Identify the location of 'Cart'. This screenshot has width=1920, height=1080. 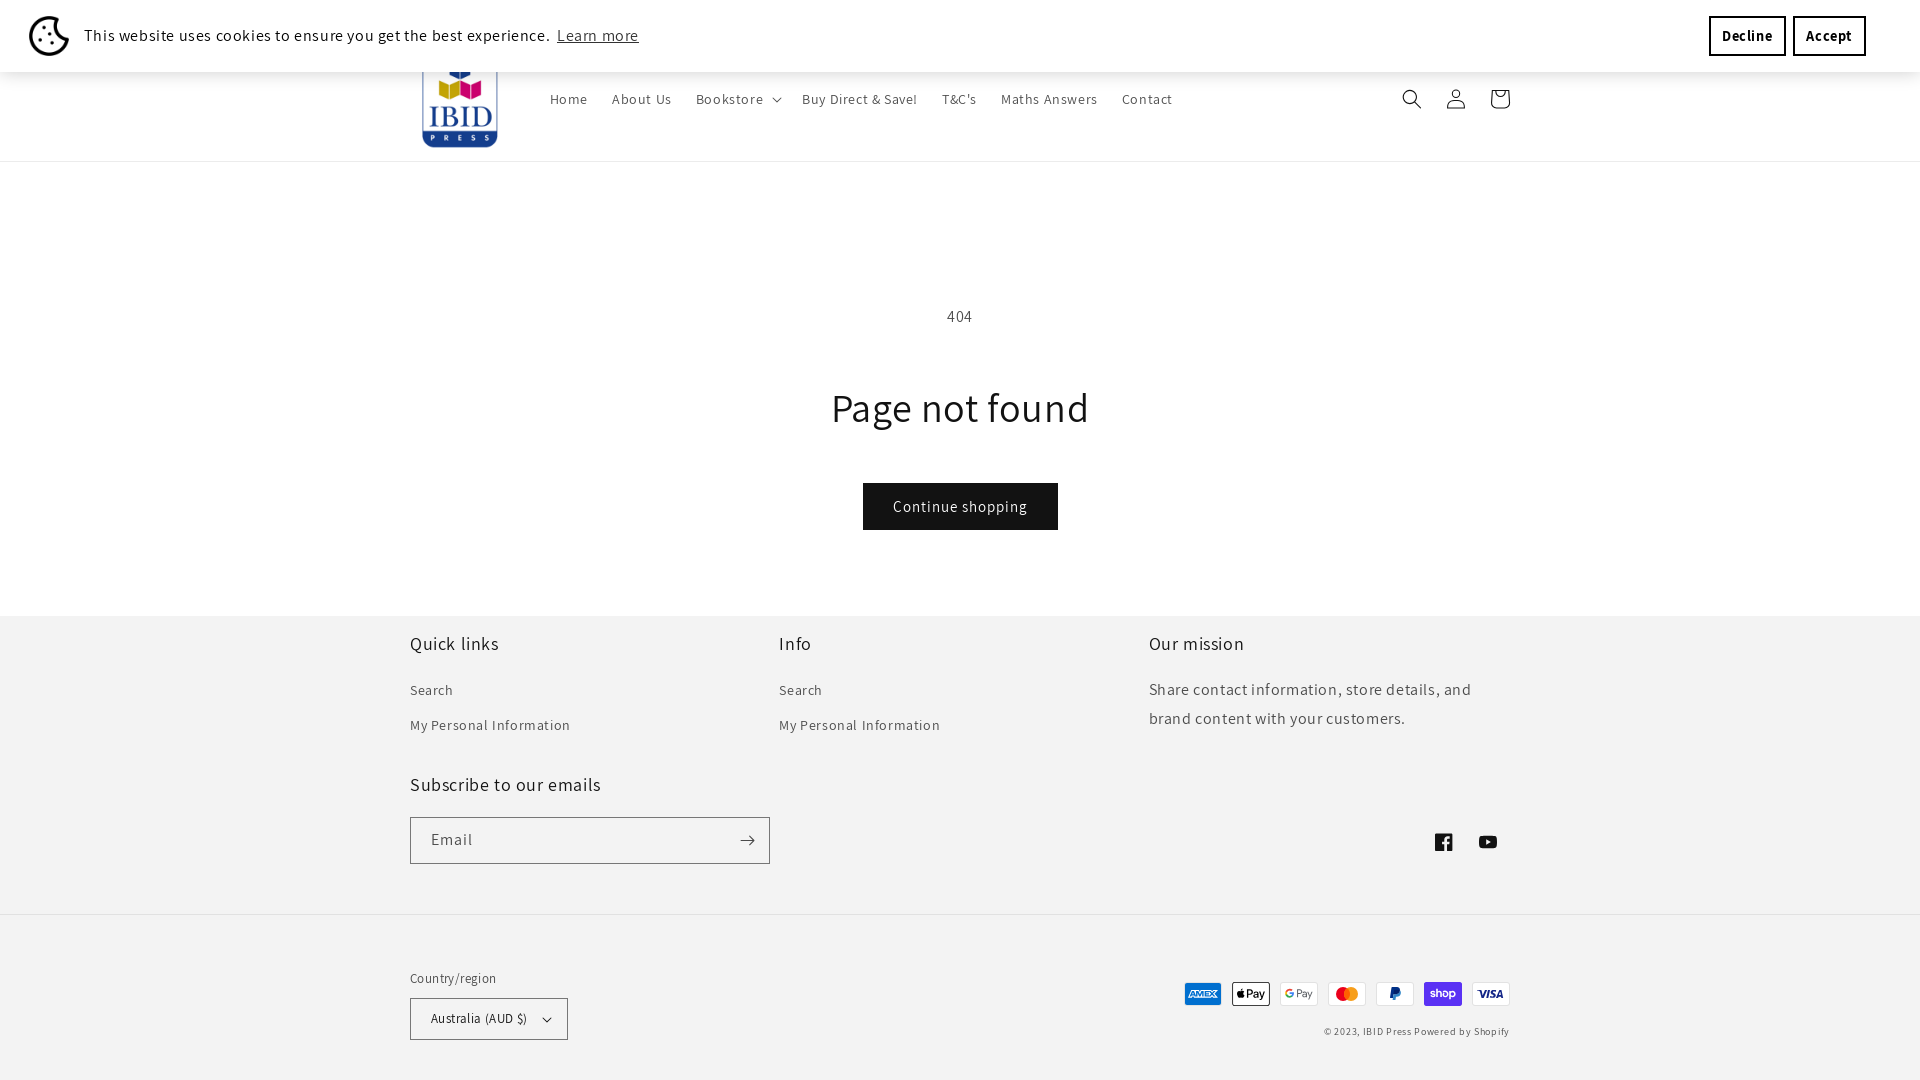
(1499, 99).